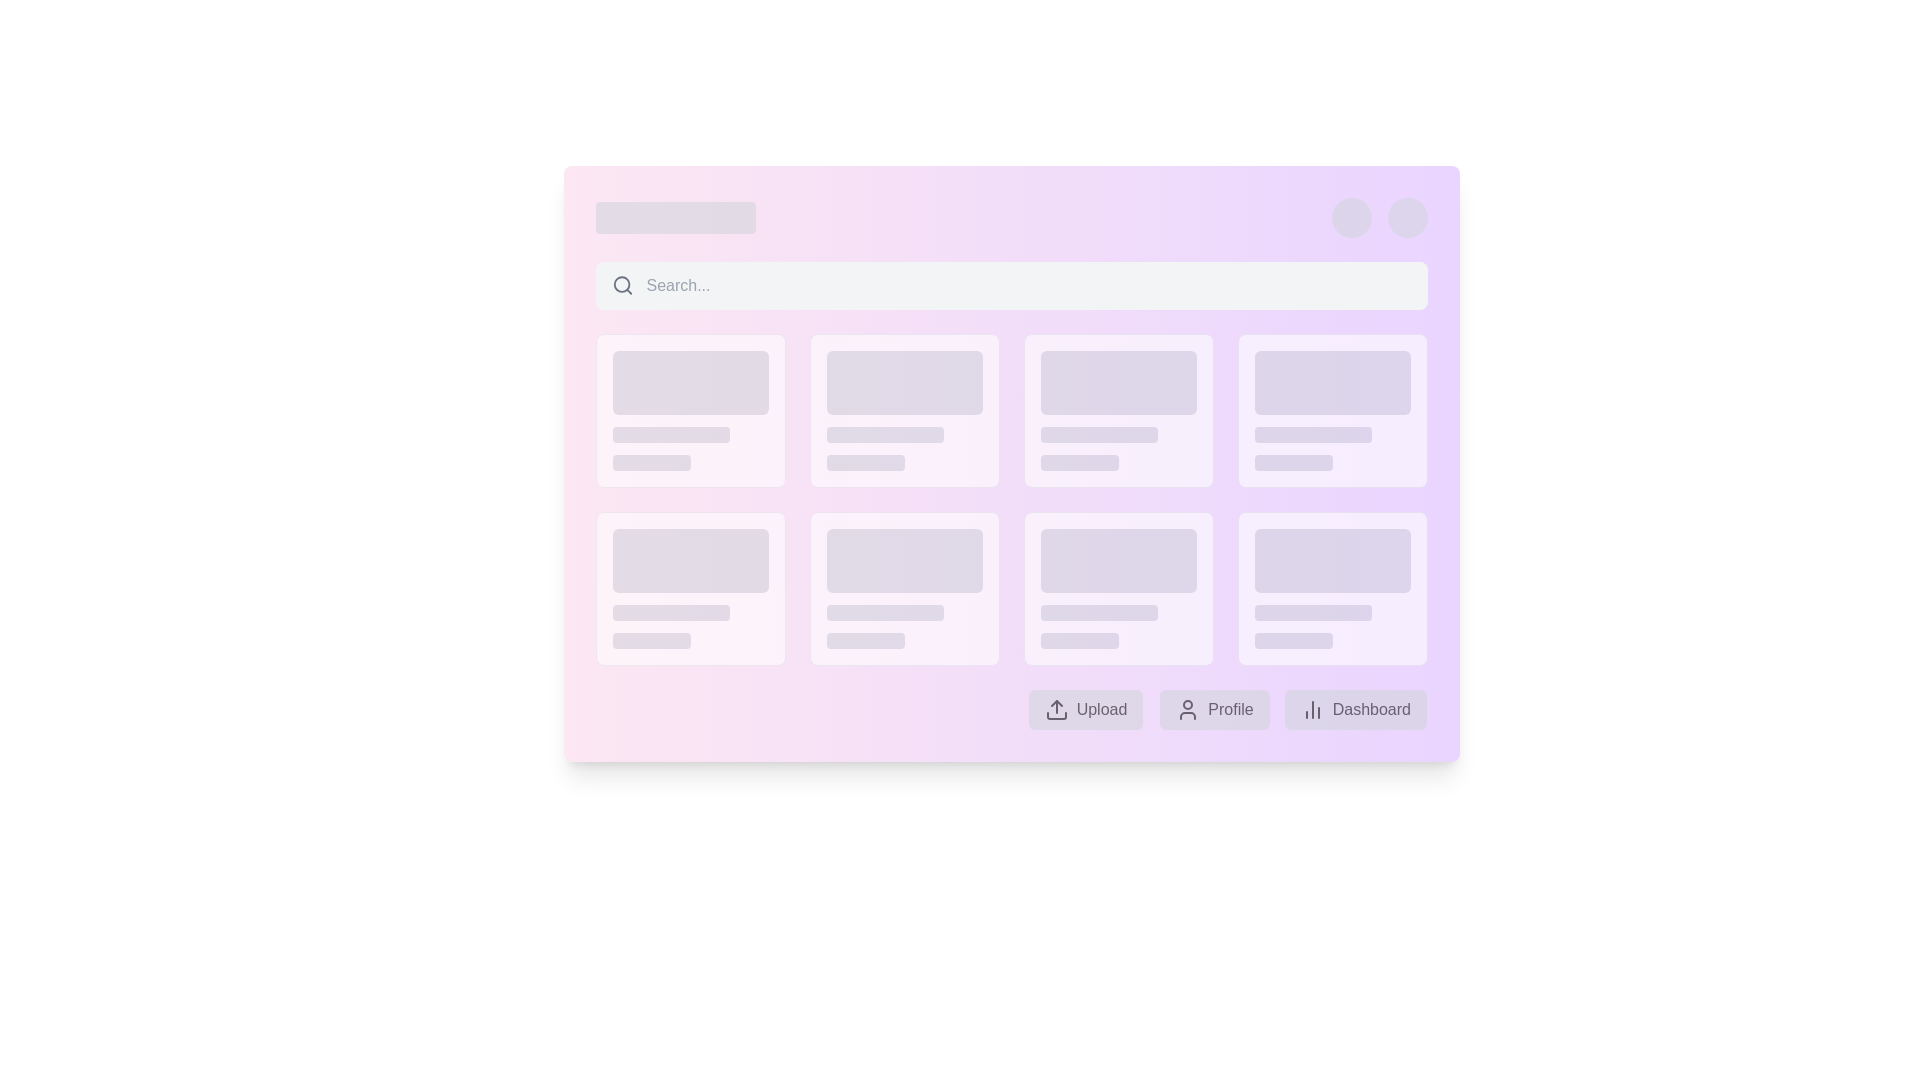 The height and width of the screenshot is (1080, 1920). Describe the element at coordinates (1187, 708) in the screenshot. I see `the Profile icon located in the bottom-center section of the interface` at that location.